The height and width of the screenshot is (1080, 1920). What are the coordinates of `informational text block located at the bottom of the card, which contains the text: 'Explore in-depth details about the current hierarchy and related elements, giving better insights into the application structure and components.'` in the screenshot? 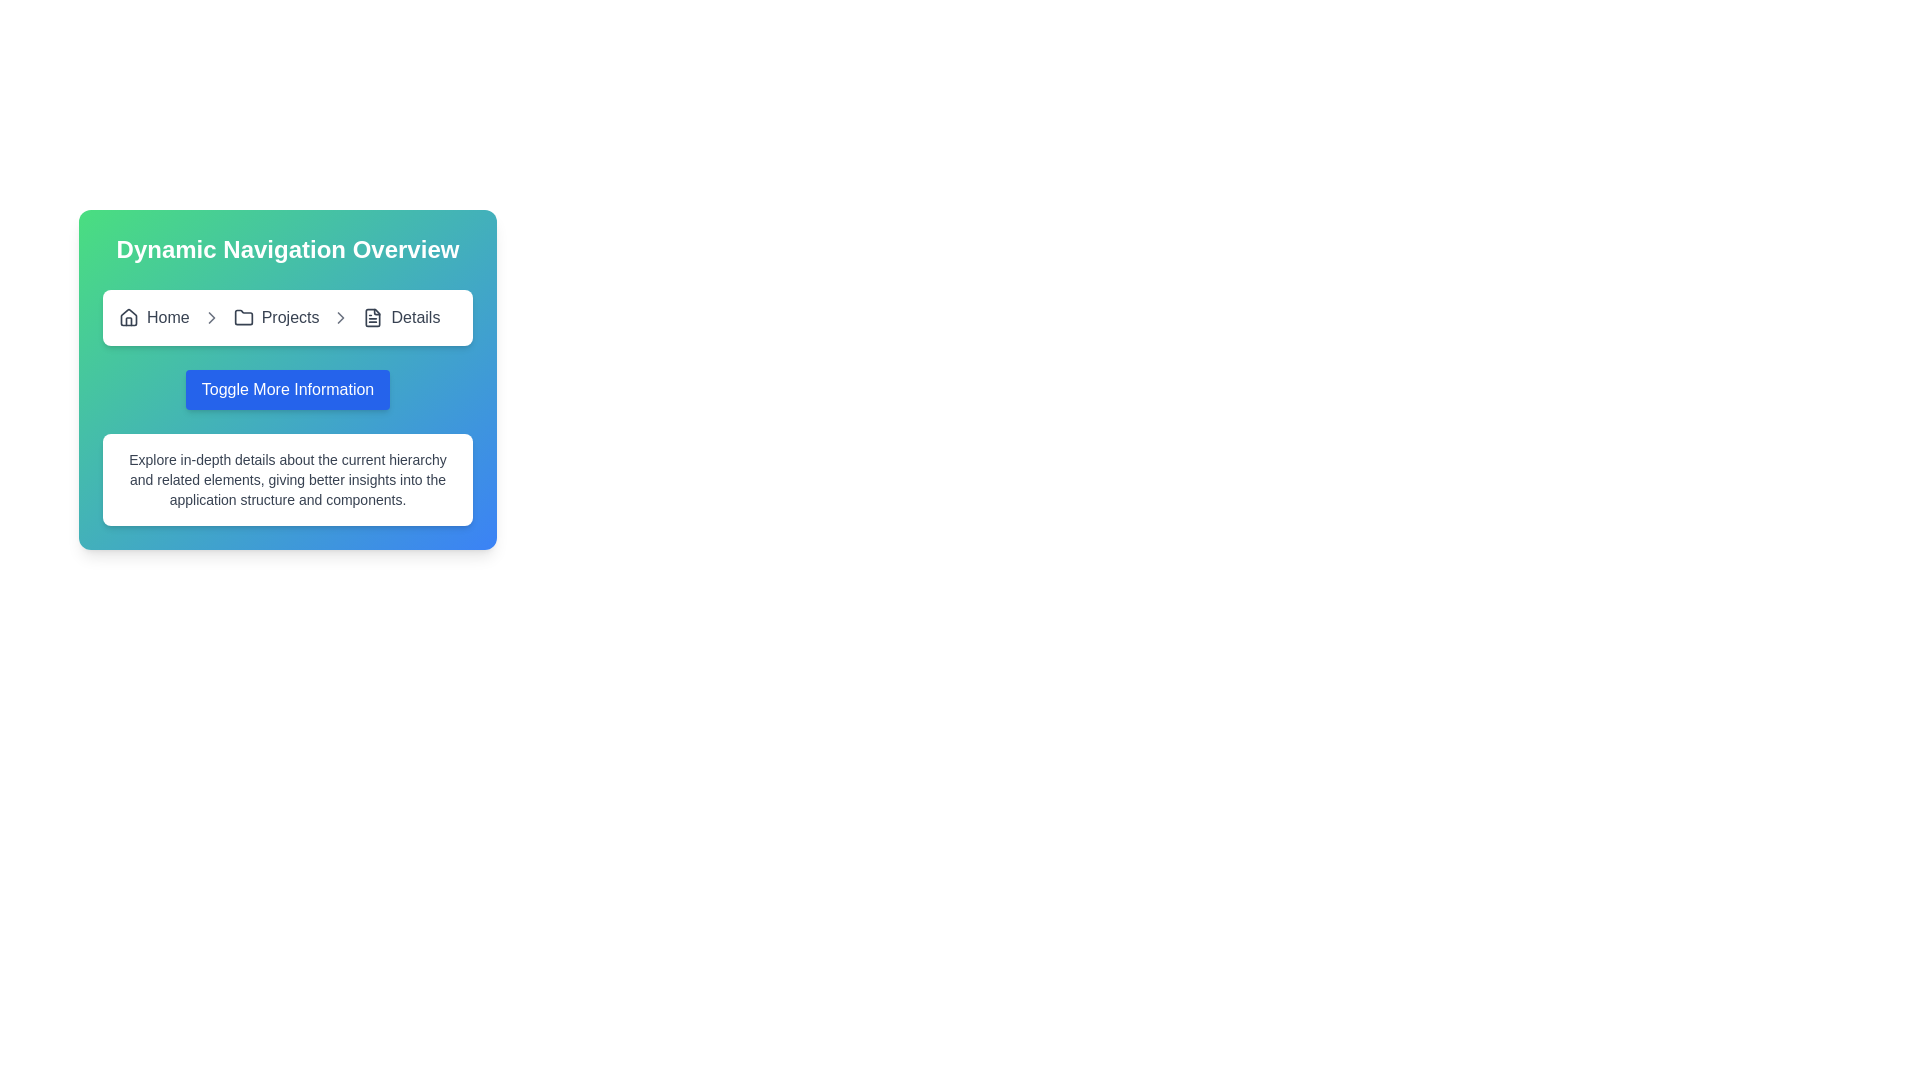 It's located at (287, 479).